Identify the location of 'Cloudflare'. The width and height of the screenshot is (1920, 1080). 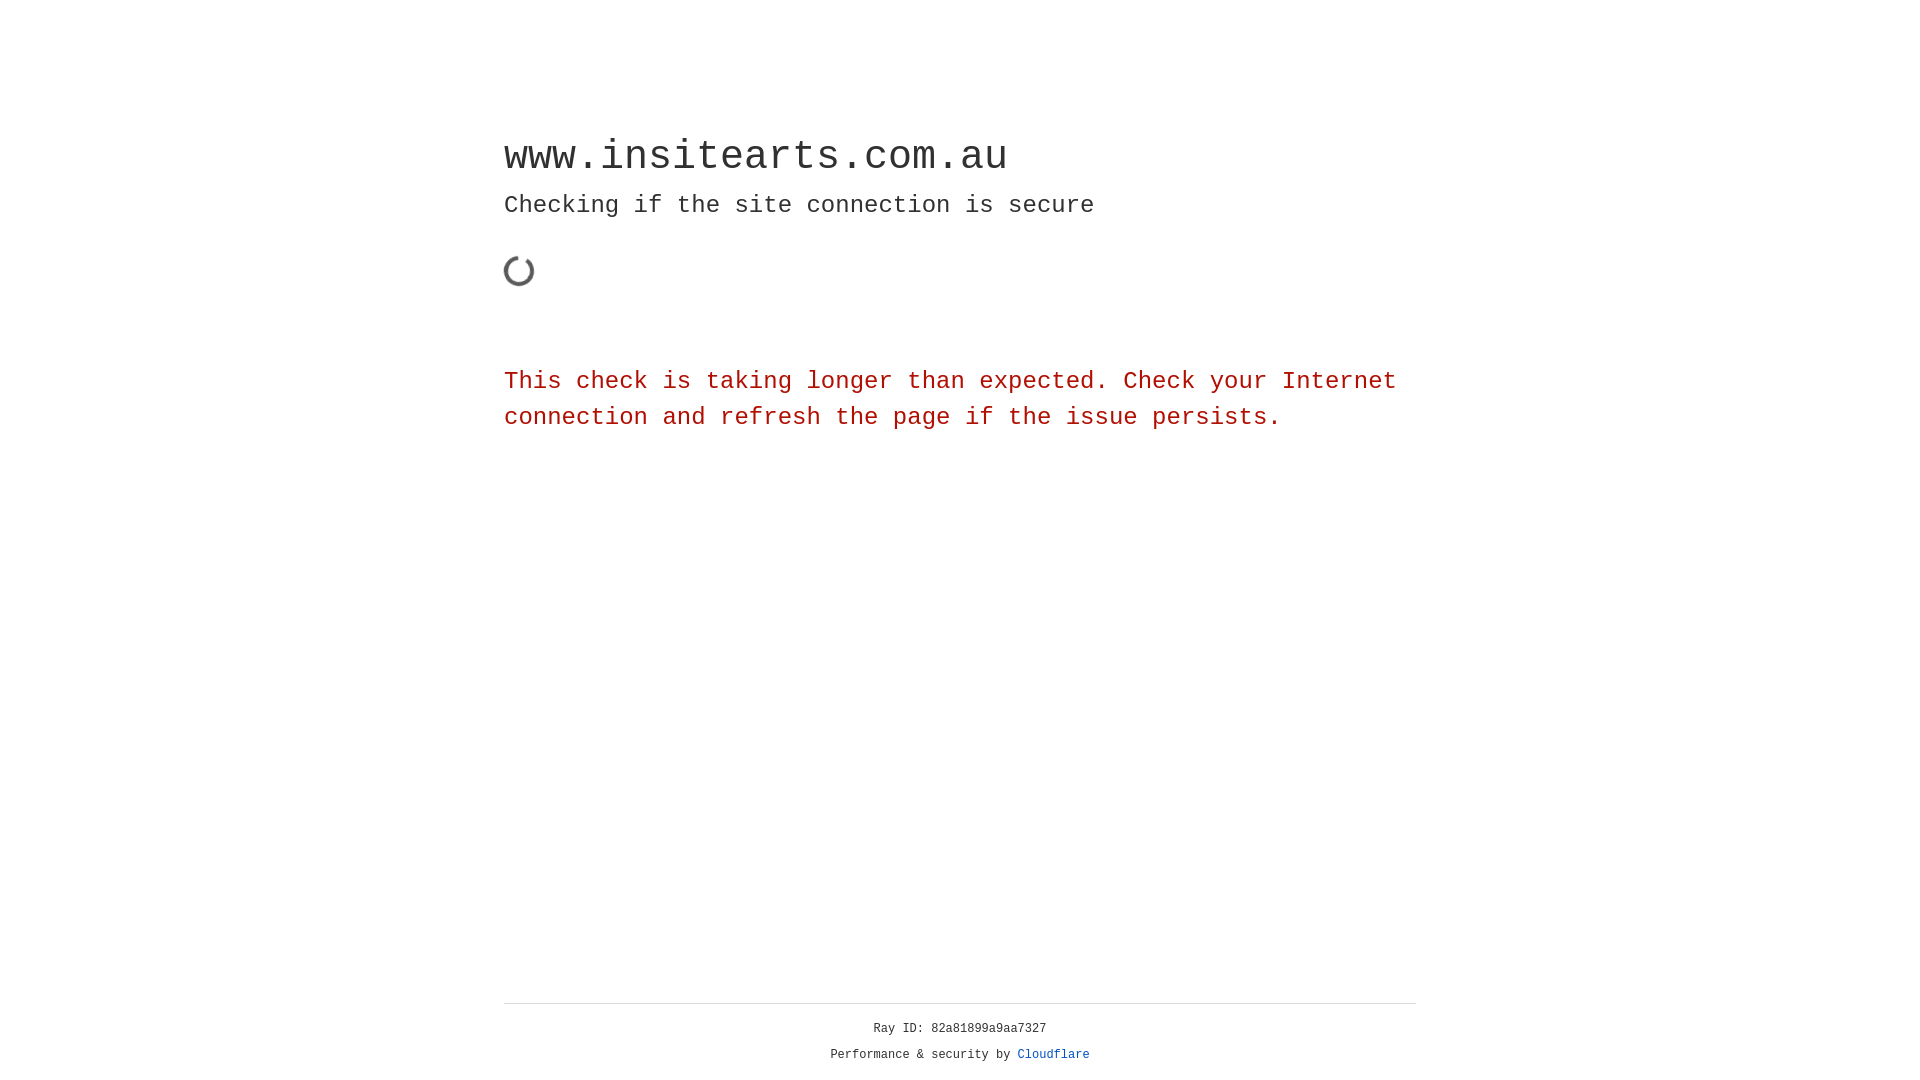
(1053, 1054).